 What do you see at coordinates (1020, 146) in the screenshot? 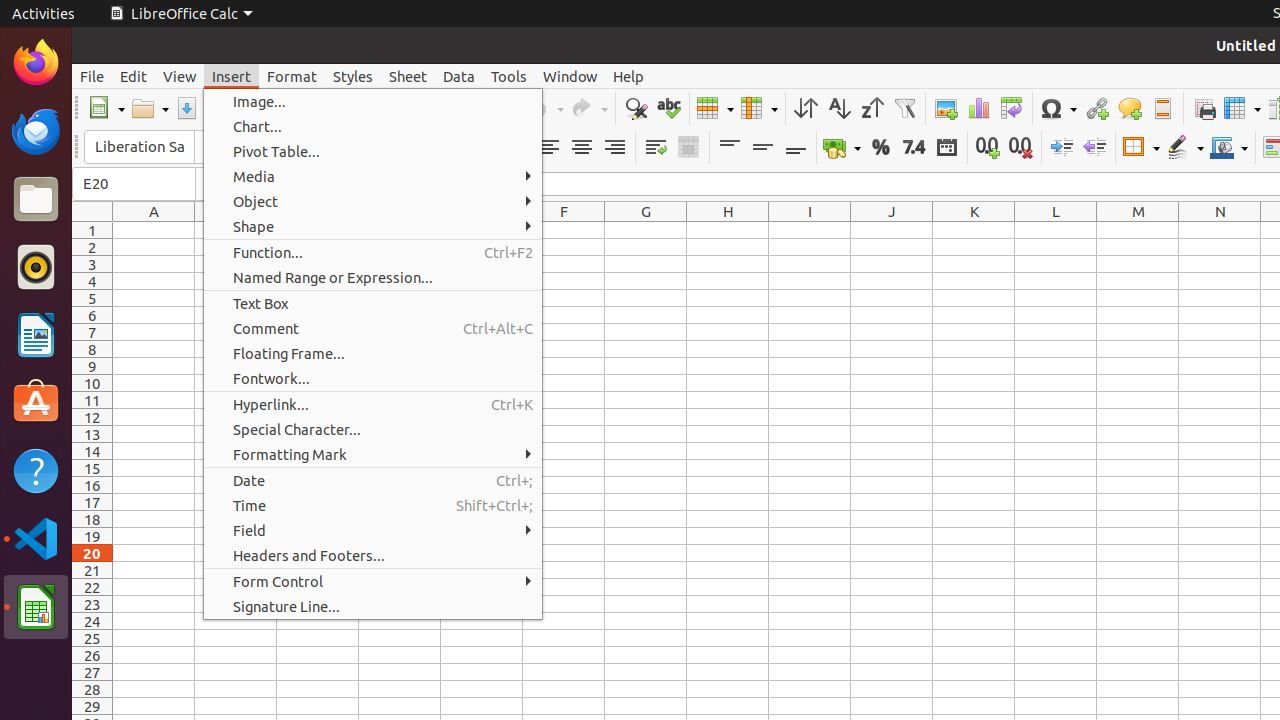
I see `'Delete Decimal Place'` at bounding box center [1020, 146].